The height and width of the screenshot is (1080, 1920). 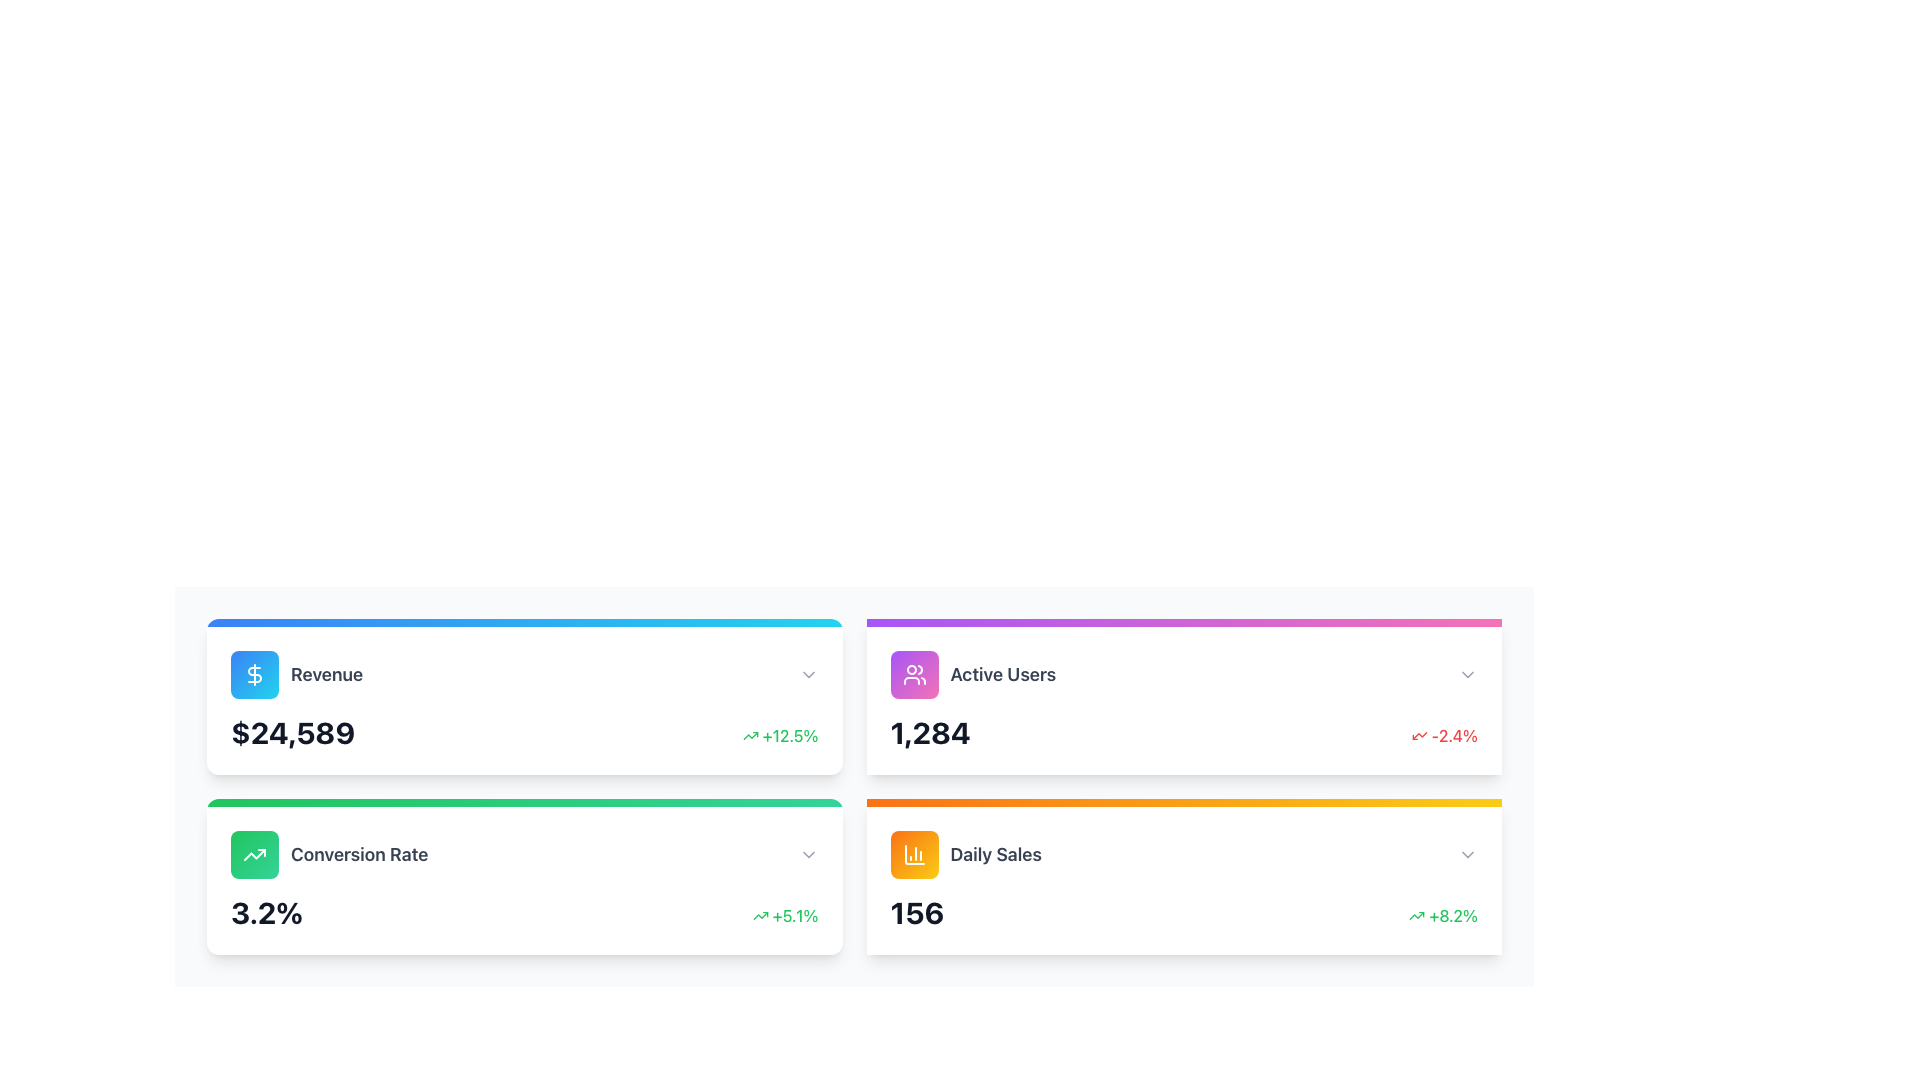 I want to click on the Text label indicating a percentage decrease in 'Active Users', located in the top-right corner of the 'Active Users' card, to the right of the downward-trending arrow icon, so click(x=1454, y=736).